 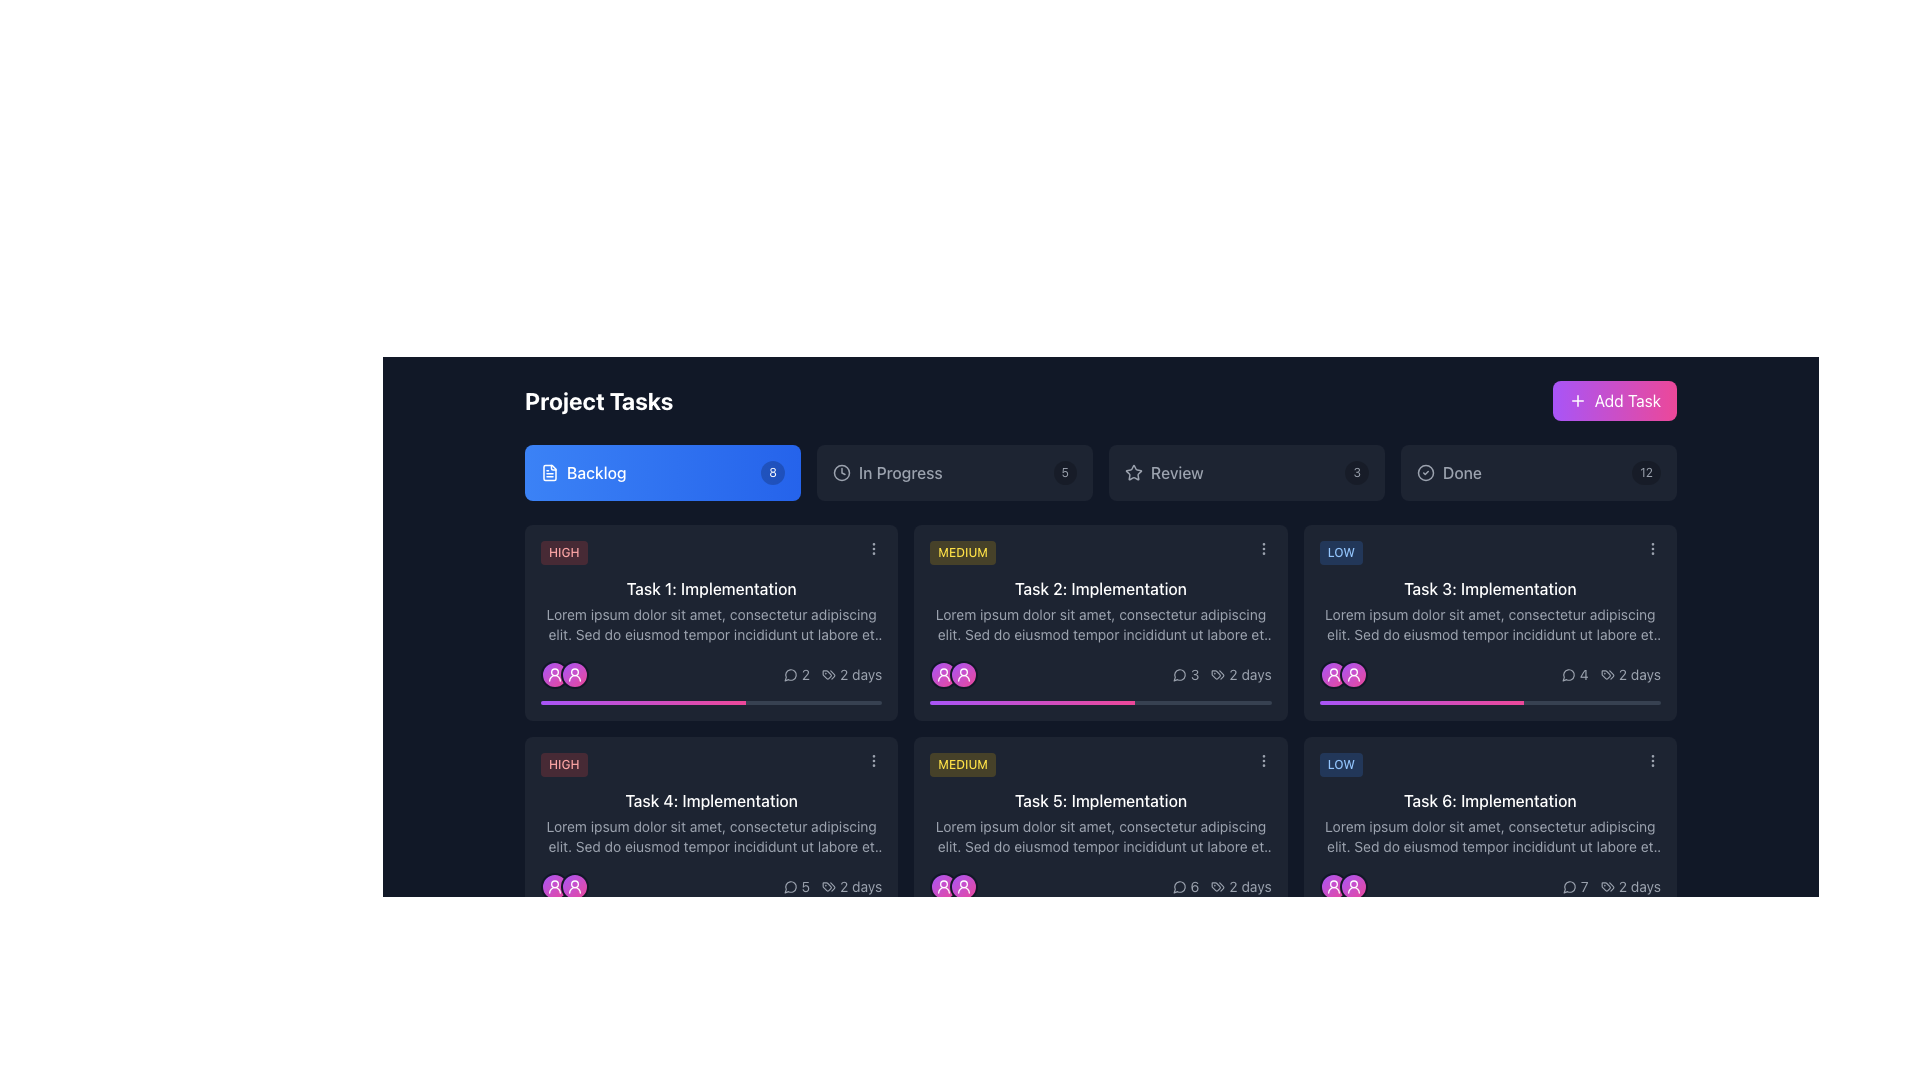 I want to click on the user avatar group indicator located within the 'Task 1: Implementation' card in the 'Backlog' section, so click(x=564, y=675).